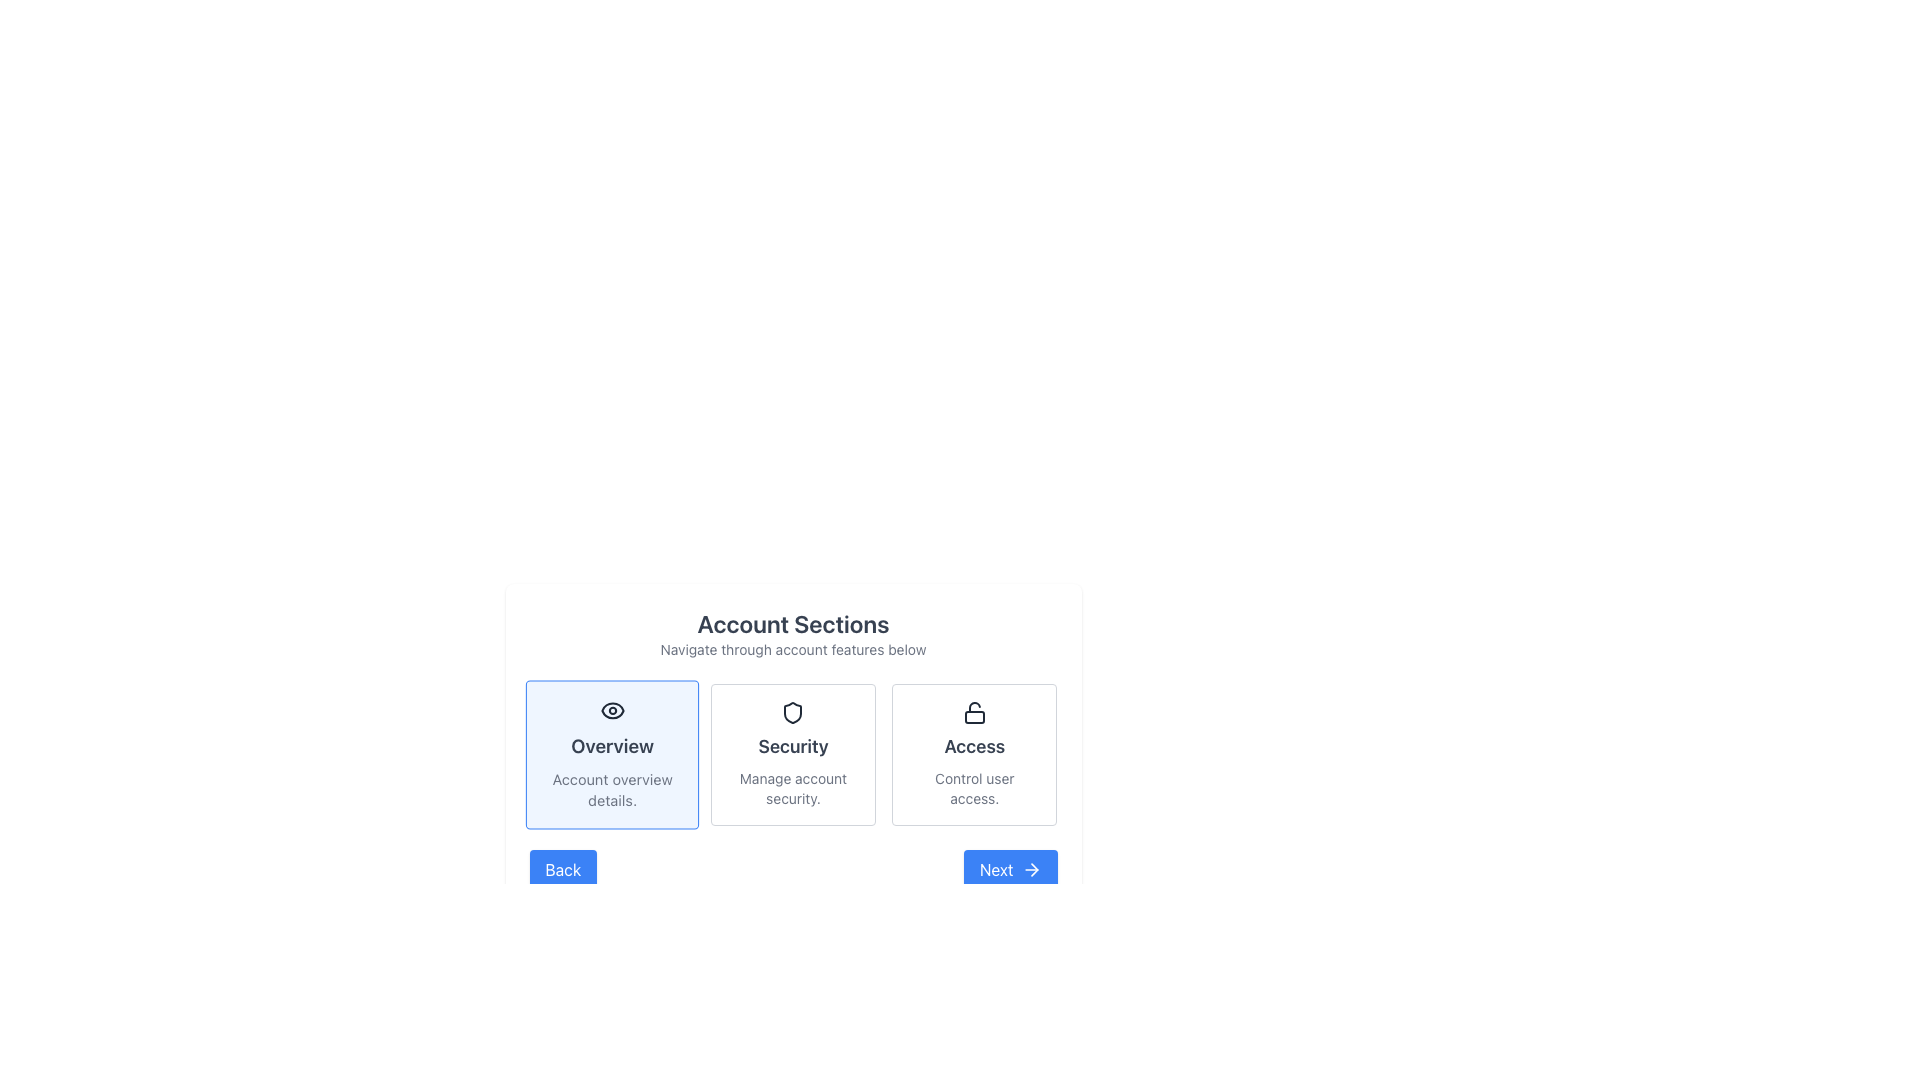 The image size is (1920, 1080). What do you see at coordinates (792, 748) in the screenshot?
I see `the main card element titled 'Account Sections', which contains three clickable sections and 'Back' and 'Next' buttons, located at the center of the interface` at bounding box center [792, 748].